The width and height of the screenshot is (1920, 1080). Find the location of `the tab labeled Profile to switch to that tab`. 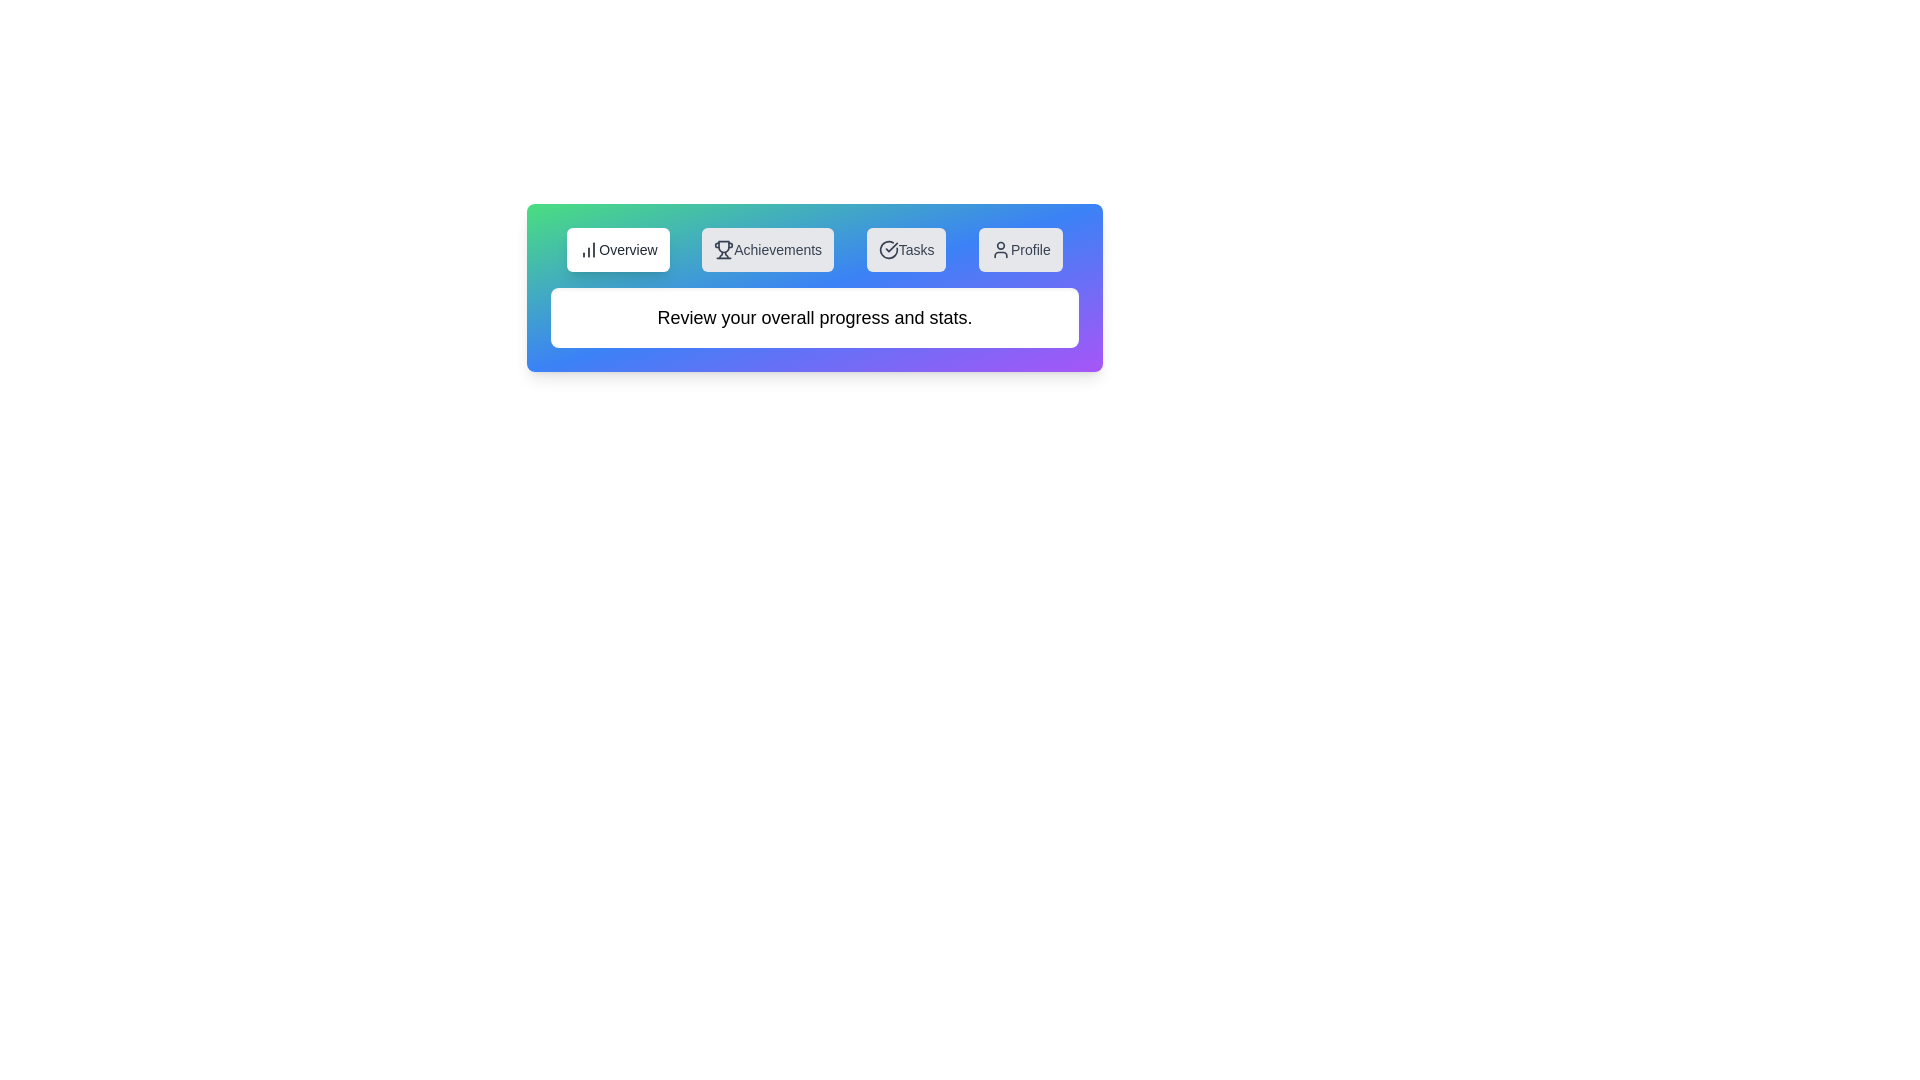

the tab labeled Profile to switch to that tab is located at coordinates (1019, 249).